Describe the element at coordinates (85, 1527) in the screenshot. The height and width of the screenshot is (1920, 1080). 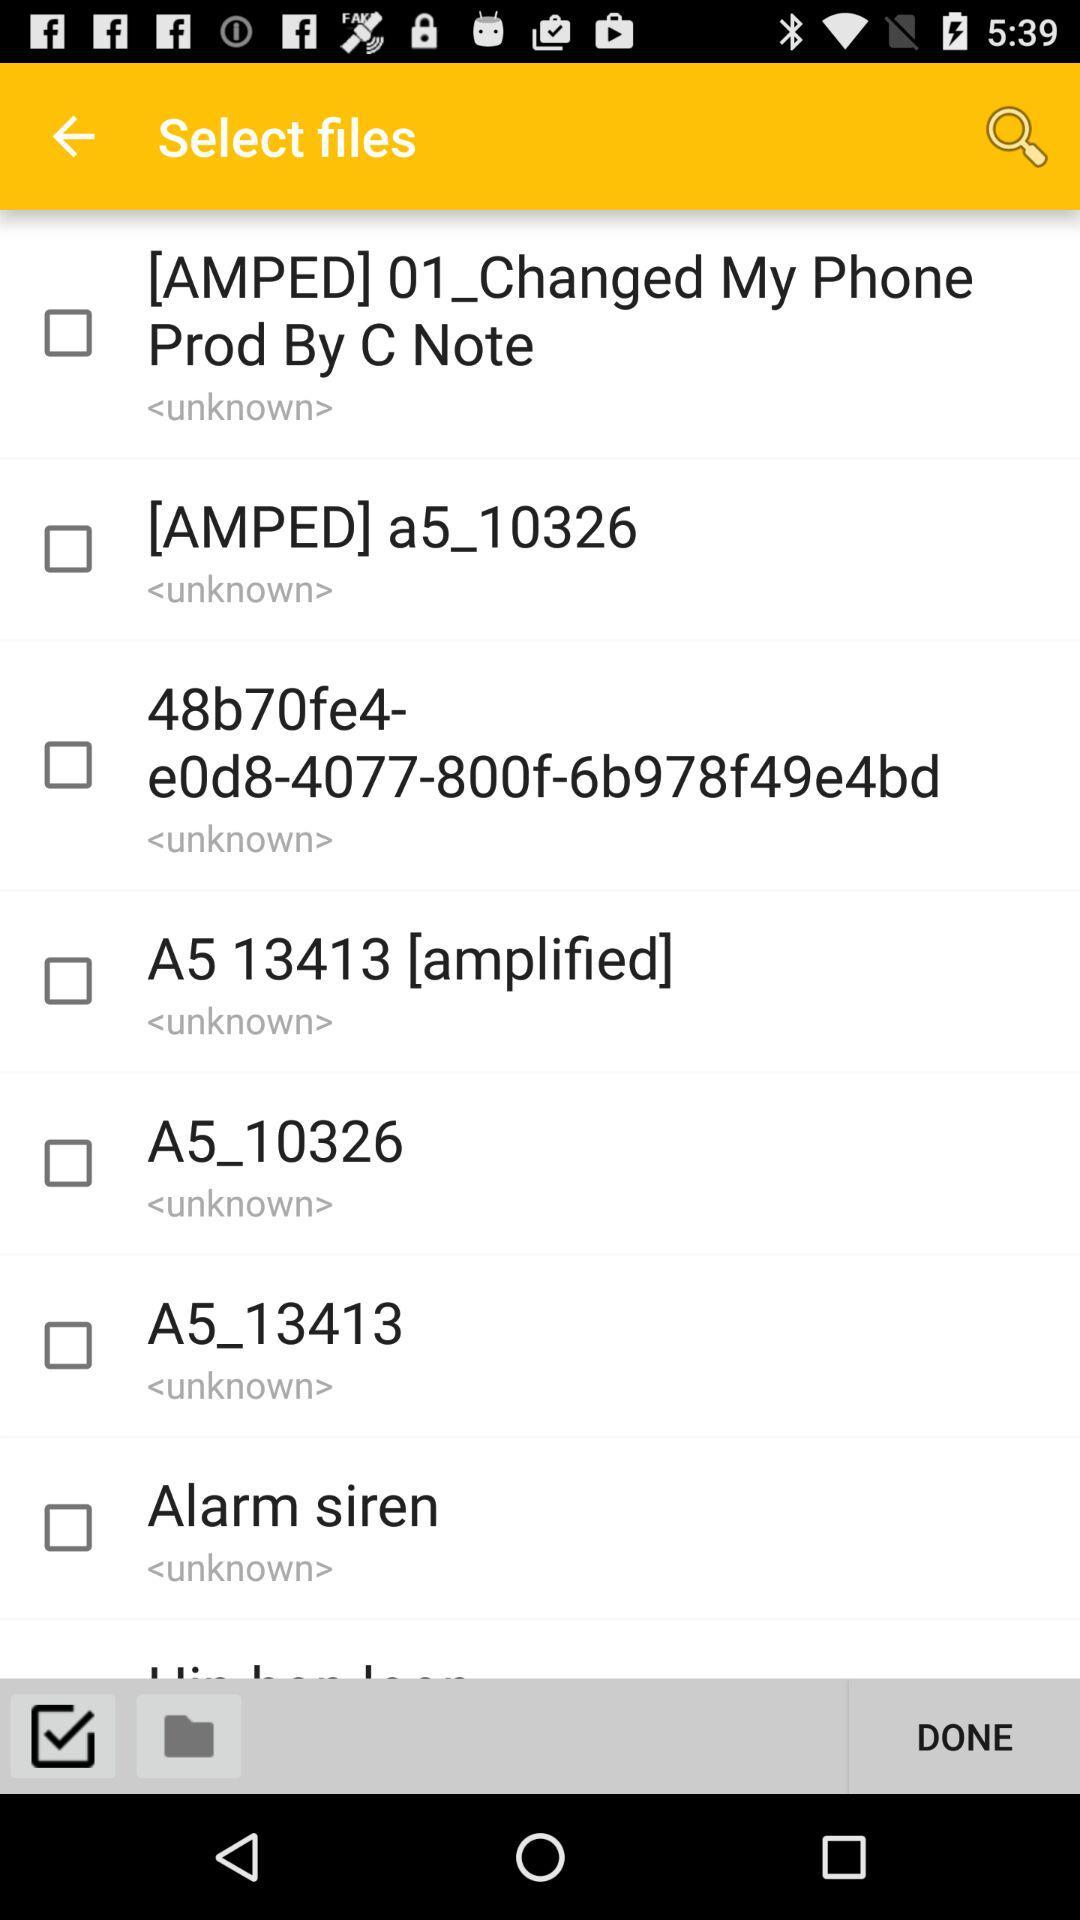
I see `interactive check` at that location.